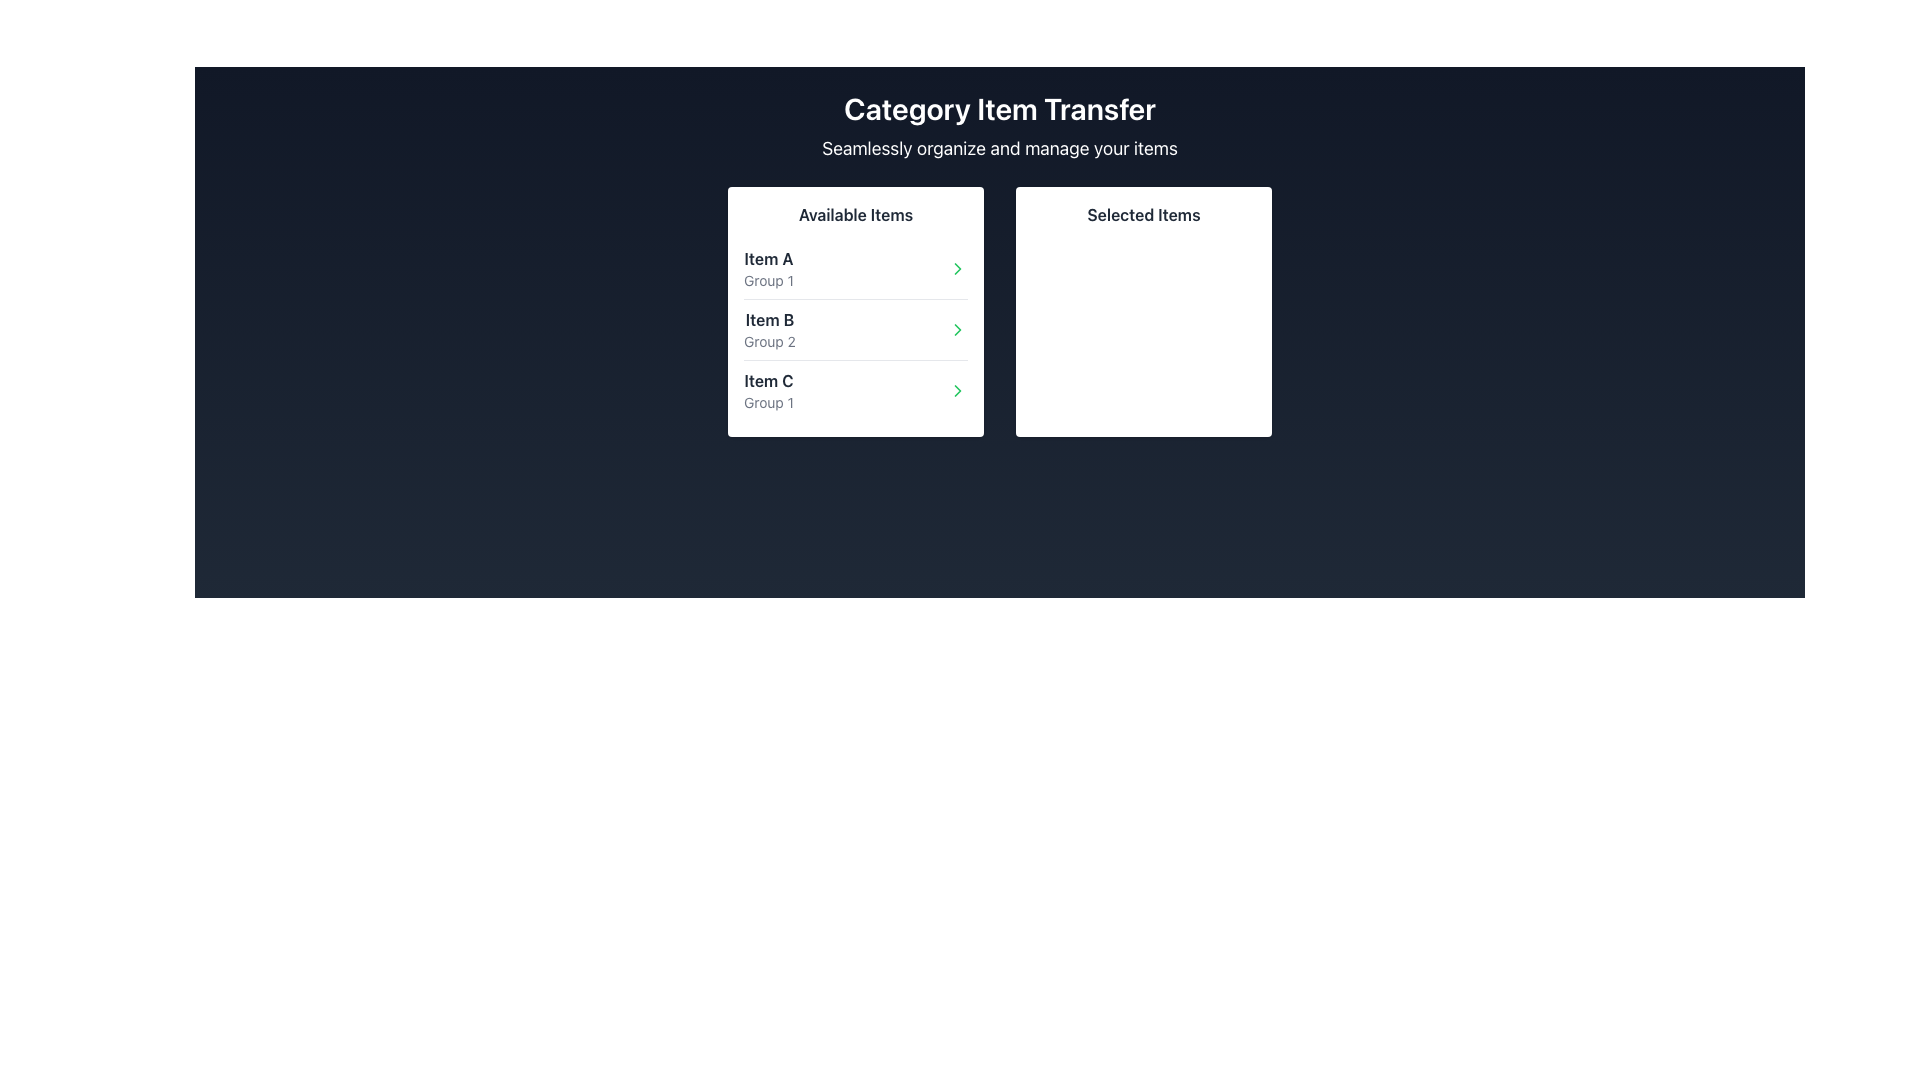 The width and height of the screenshot is (1920, 1080). Describe the element at coordinates (957, 268) in the screenshot. I see `the green right-pointing arrow button located in the 'Available Items' section, aligned with 'Item A' and 'Group 1'` at that location.